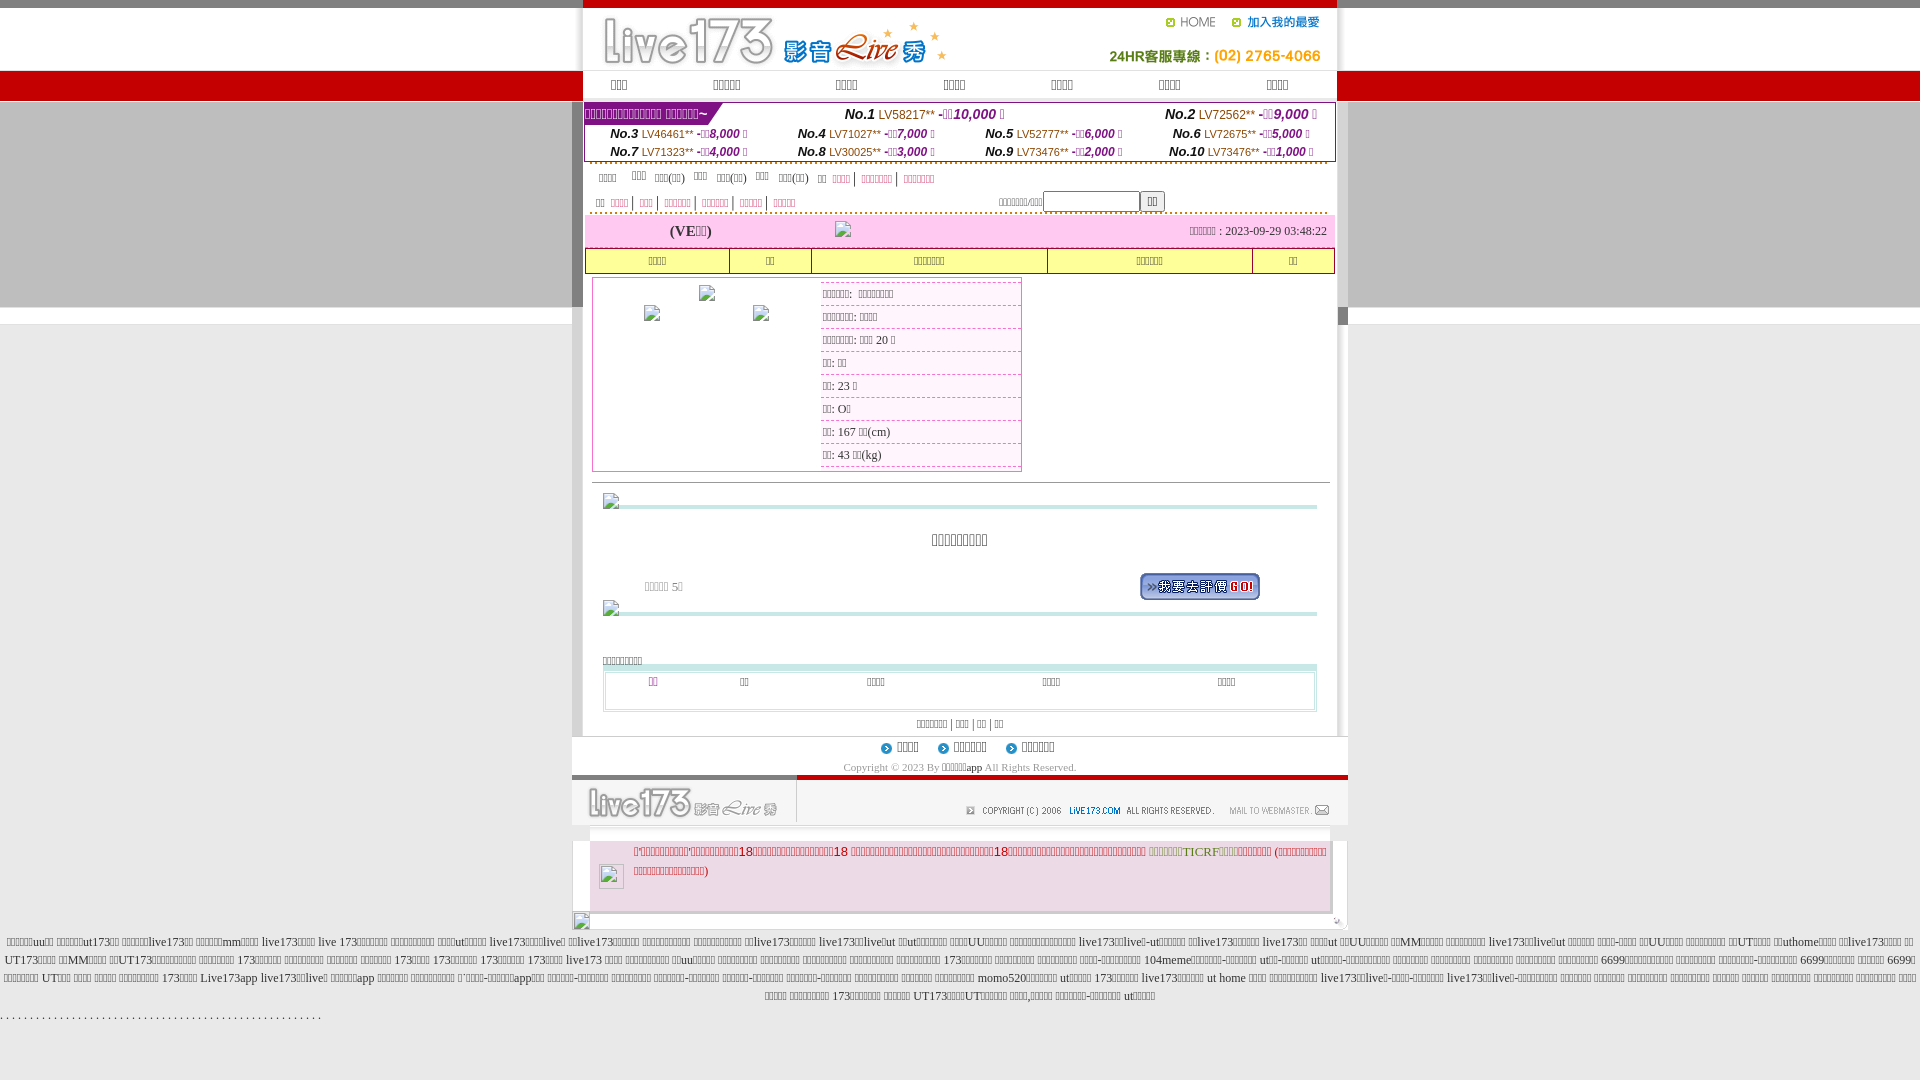  What do you see at coordinates (282, 1014) in the screenshot?
I see `'.'` at bounding box center [282, 1014].